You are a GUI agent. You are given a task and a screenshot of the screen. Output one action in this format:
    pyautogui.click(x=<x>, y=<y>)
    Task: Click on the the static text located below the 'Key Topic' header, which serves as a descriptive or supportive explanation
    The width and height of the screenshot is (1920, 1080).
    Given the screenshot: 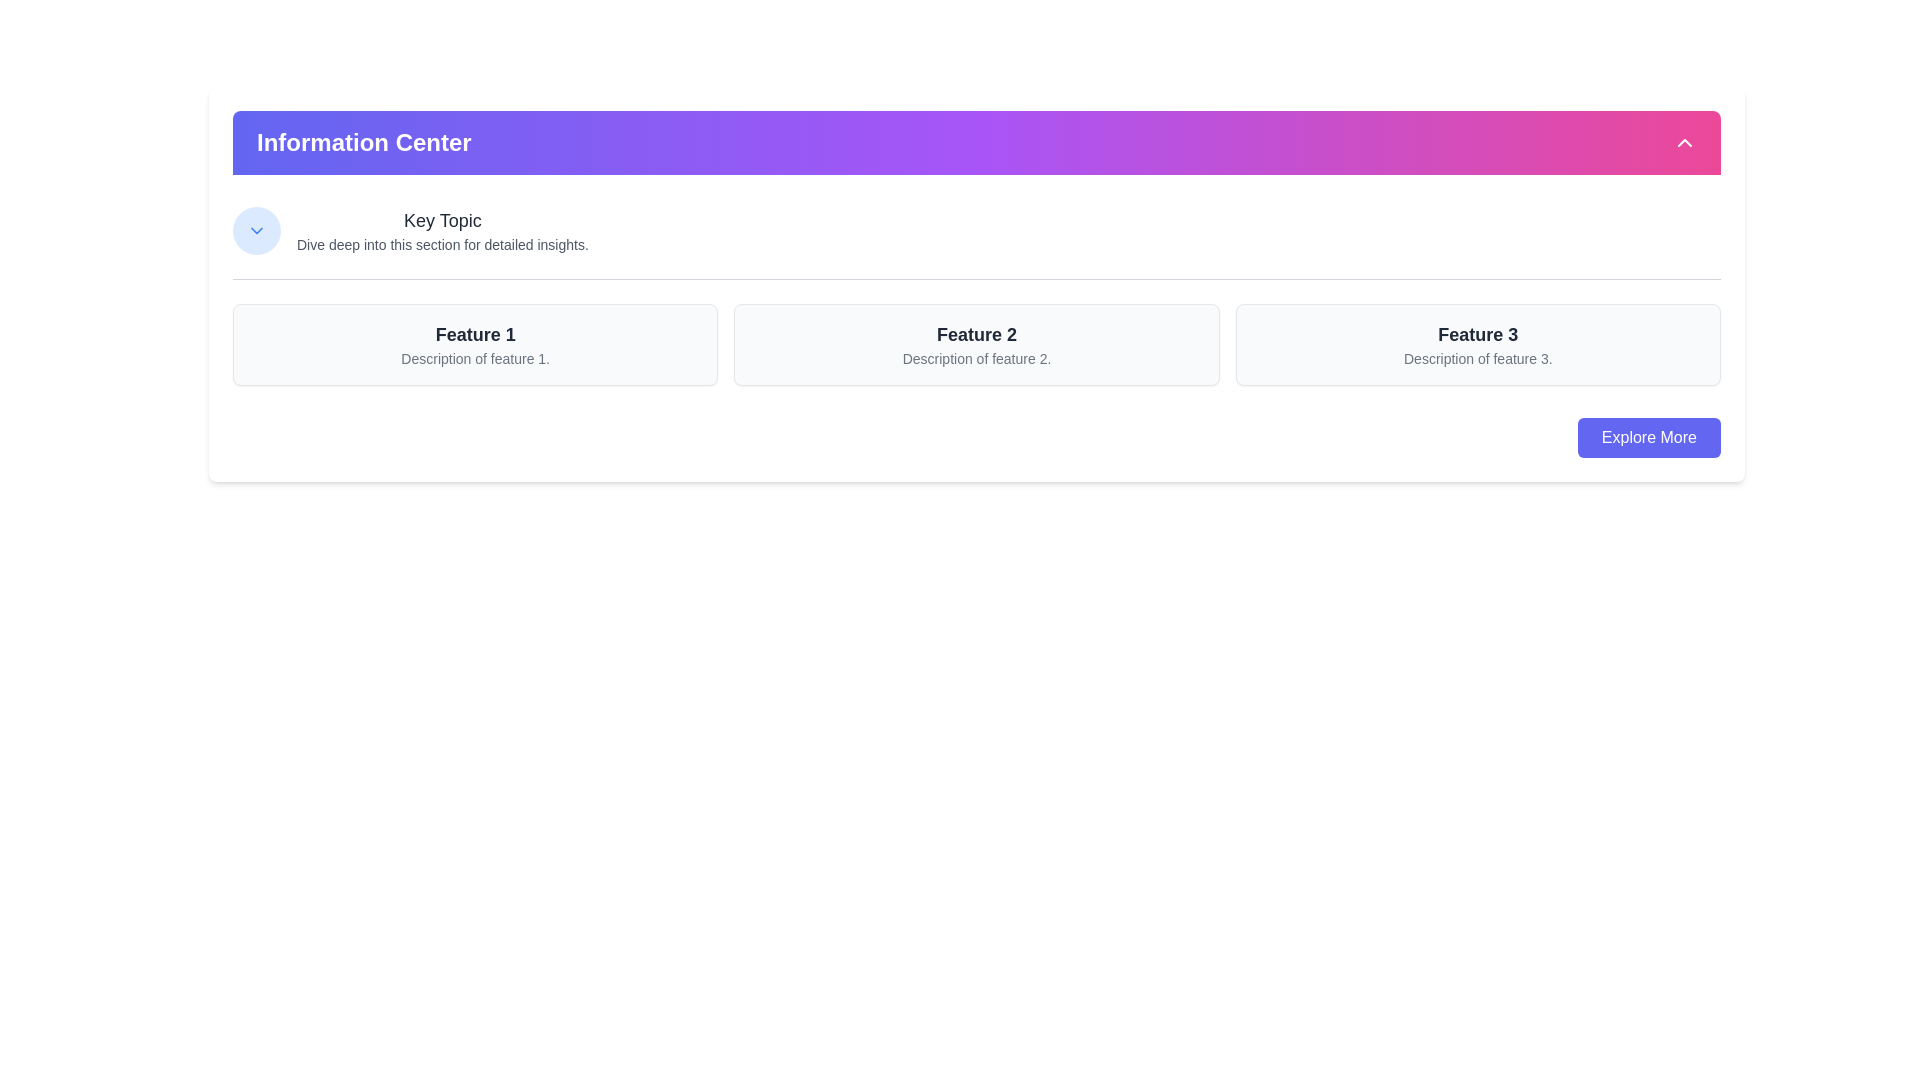 What is the action you would take?
    pyautogui.click(x=441, y=244)
    